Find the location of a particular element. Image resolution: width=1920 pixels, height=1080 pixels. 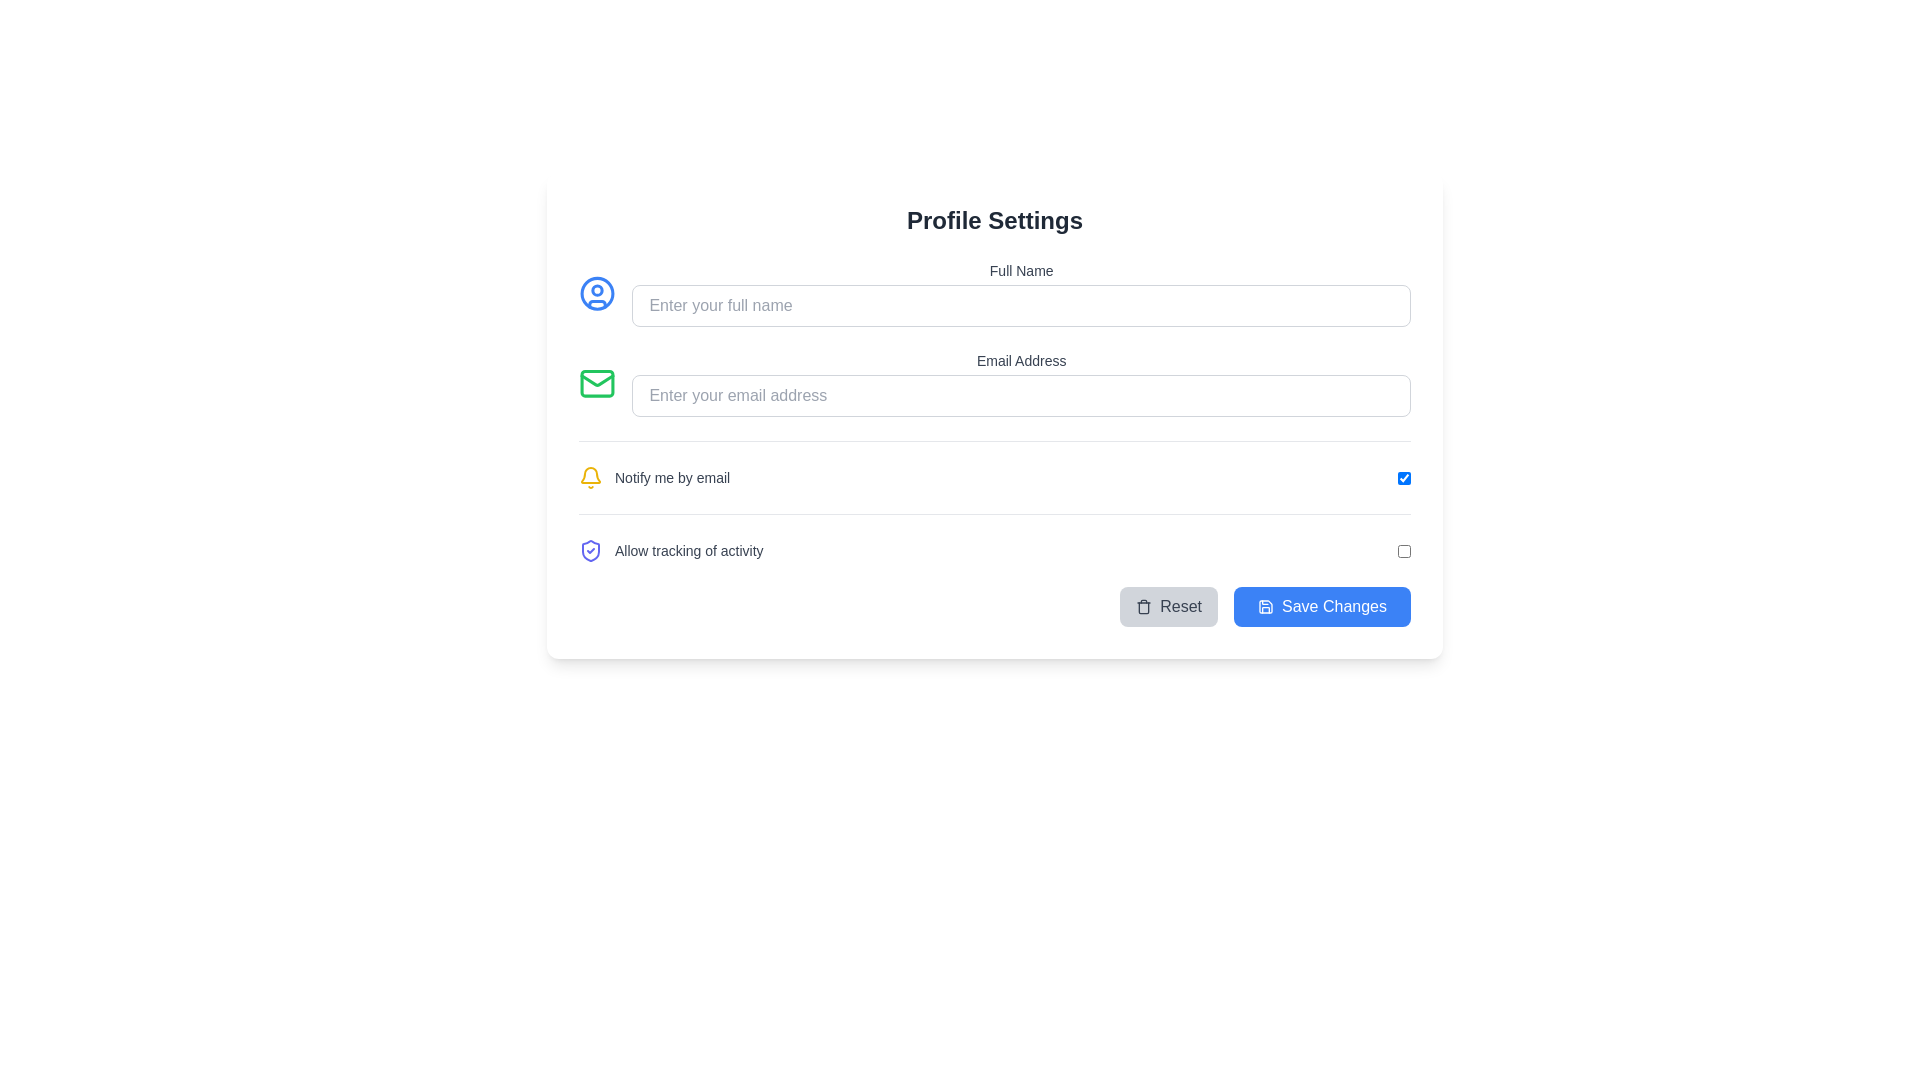

the Email Input Field, which is the second input field group below the 'Full Name' input field, to focus on it is located at coordinates (994, 384).